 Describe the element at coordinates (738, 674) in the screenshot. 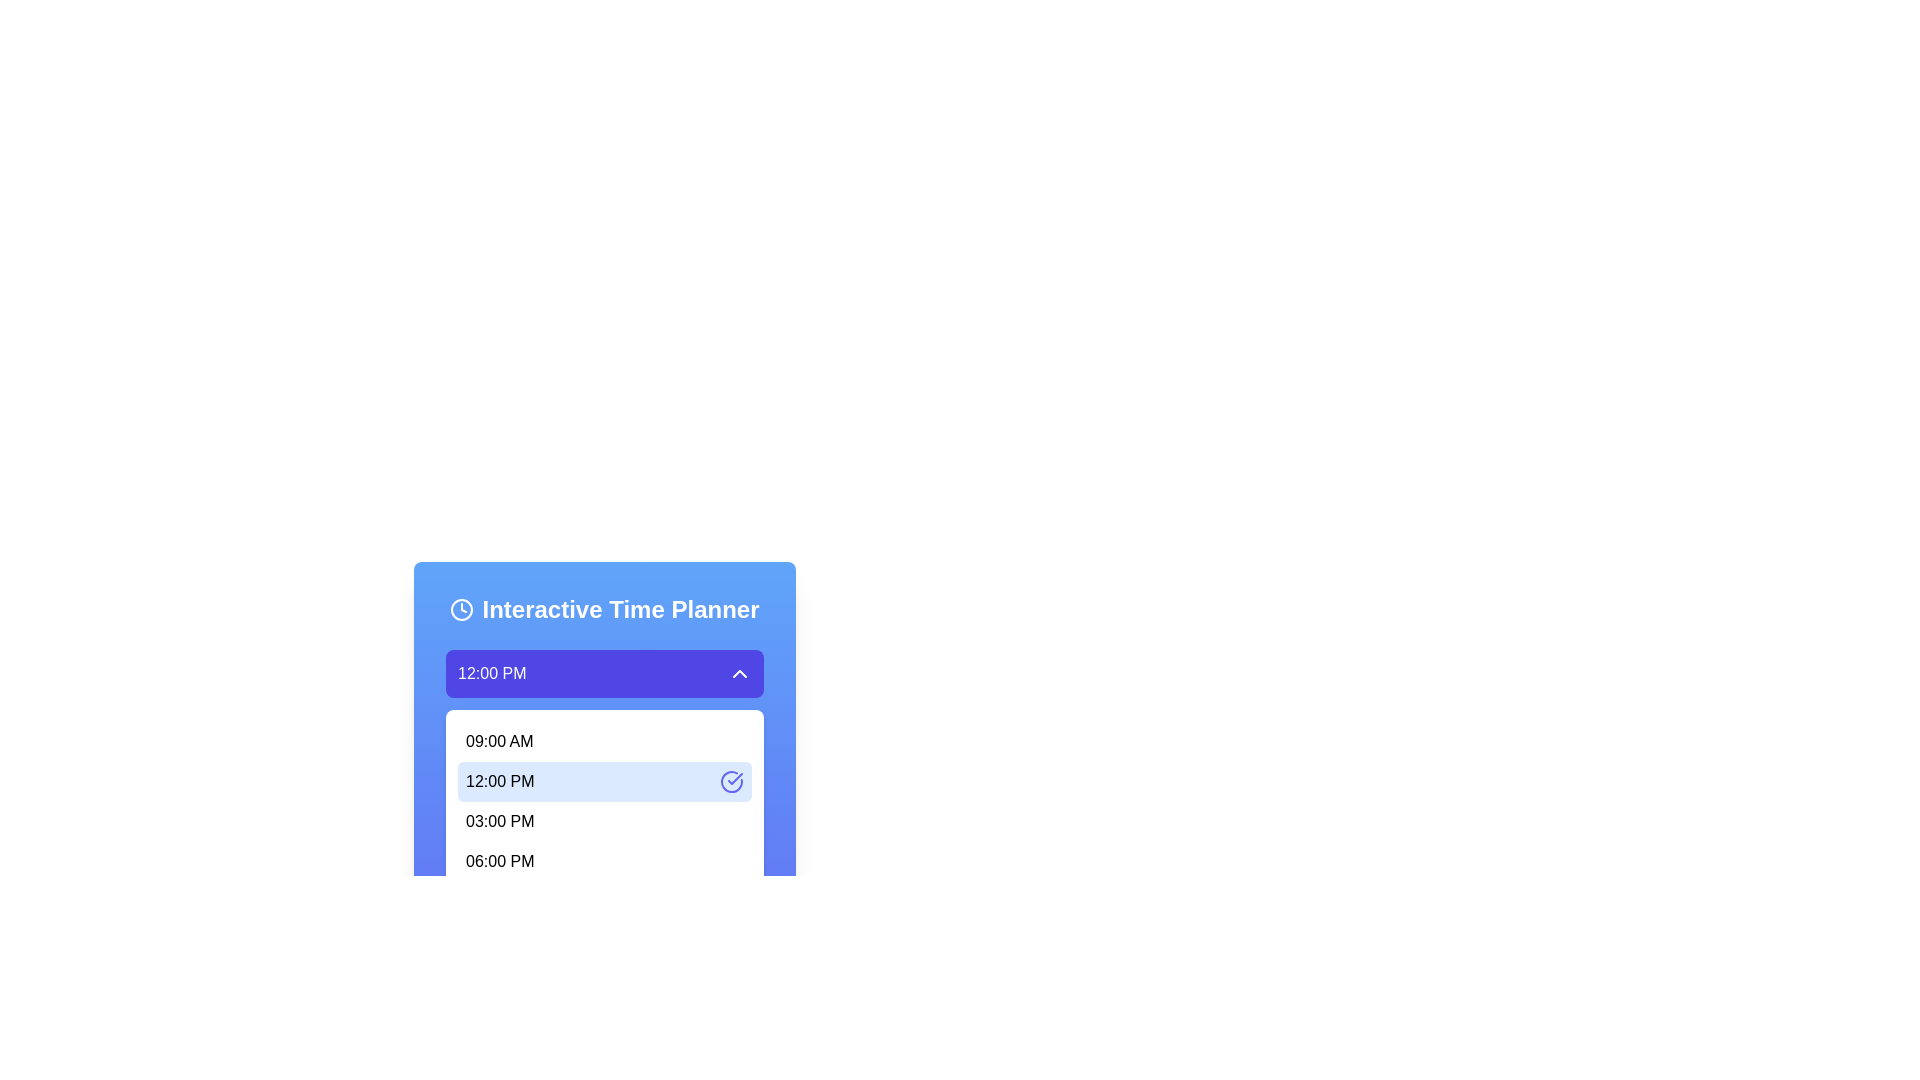

I see `the chevron icon located to the right of the text label '12:00 PM'` at that location.